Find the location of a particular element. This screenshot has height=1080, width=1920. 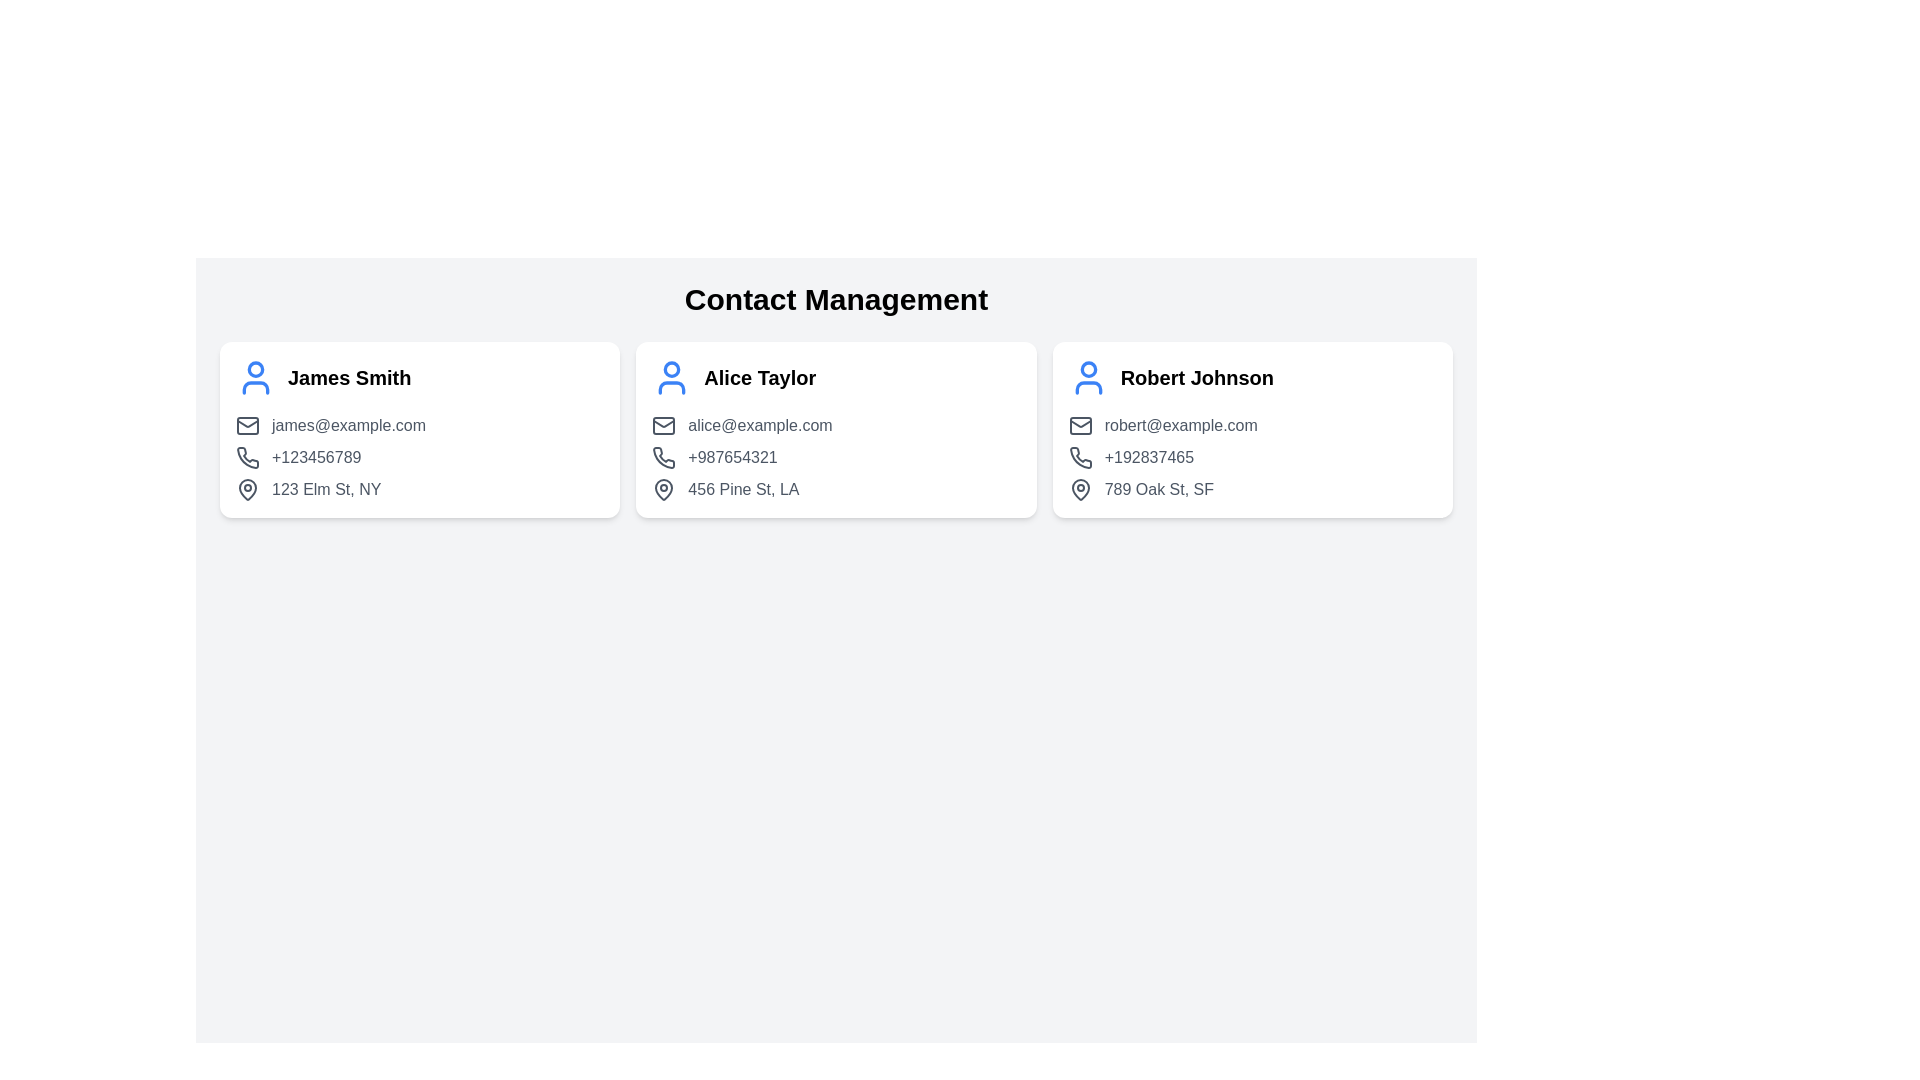

the contact details block for James Smith to prompt actions like opening email or calling the number is located at coordinates (419, 458).